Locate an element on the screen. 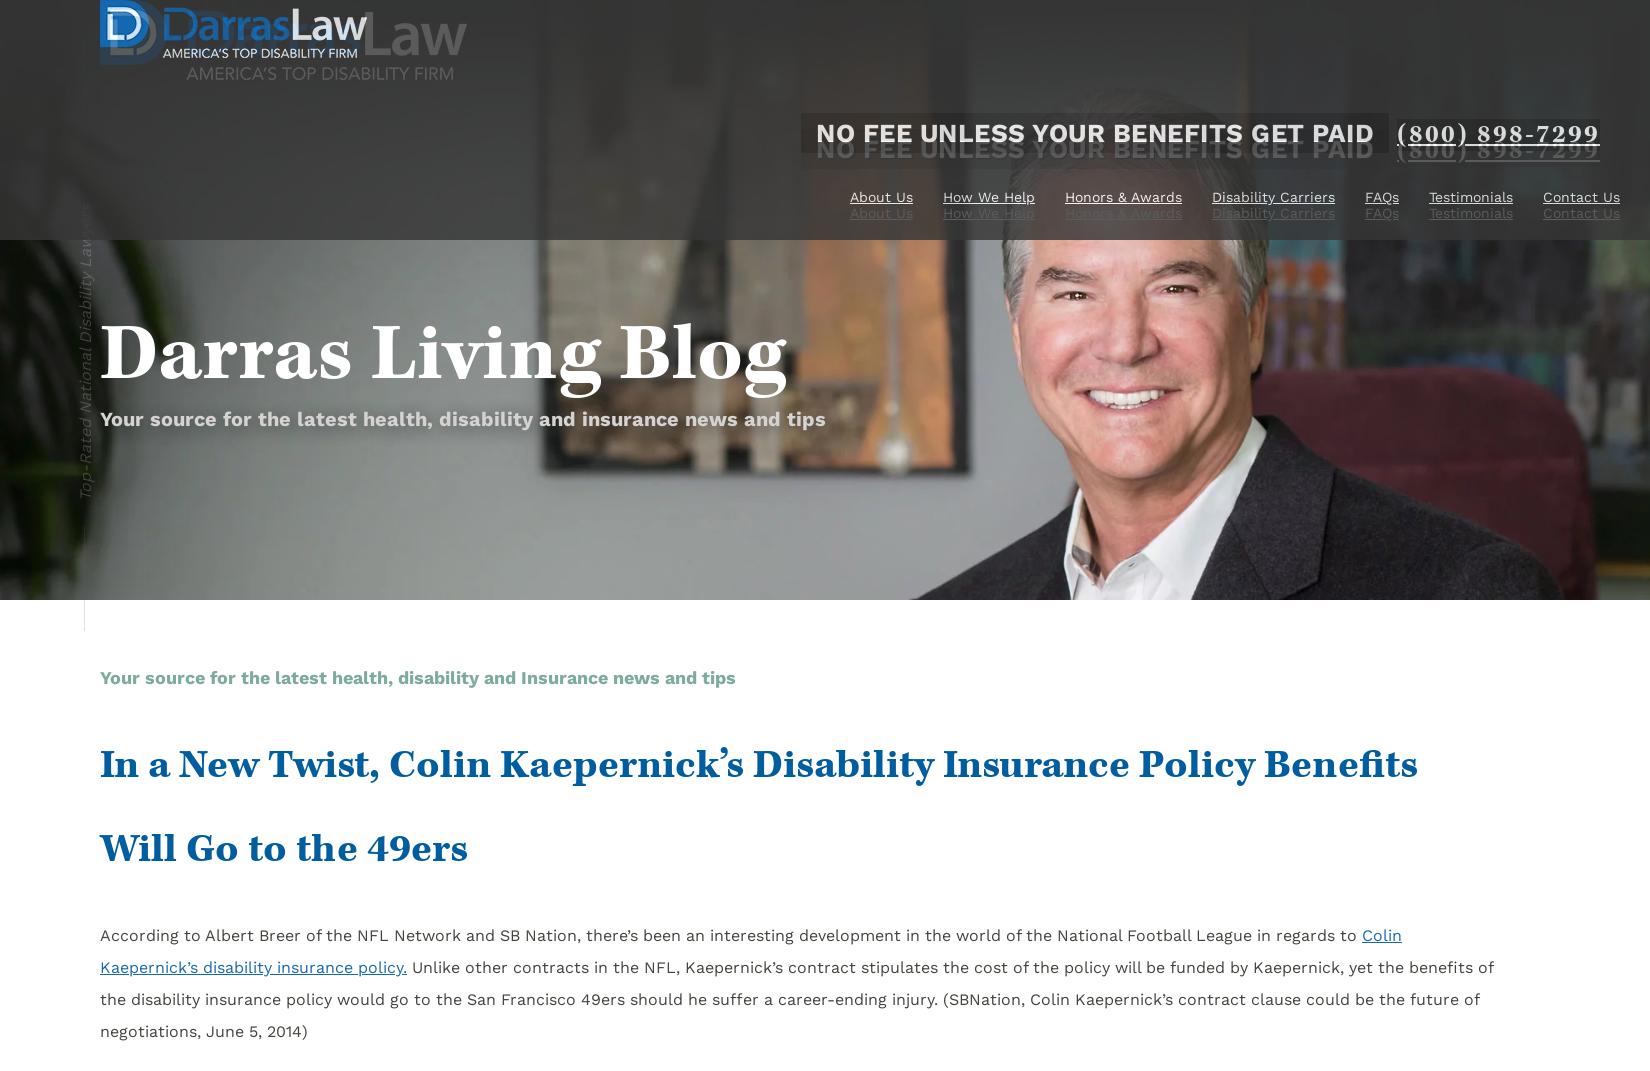 The height and width of the screenshot is (1071, 1650). 'Testimonials' is located at coordinates (1469, 212).